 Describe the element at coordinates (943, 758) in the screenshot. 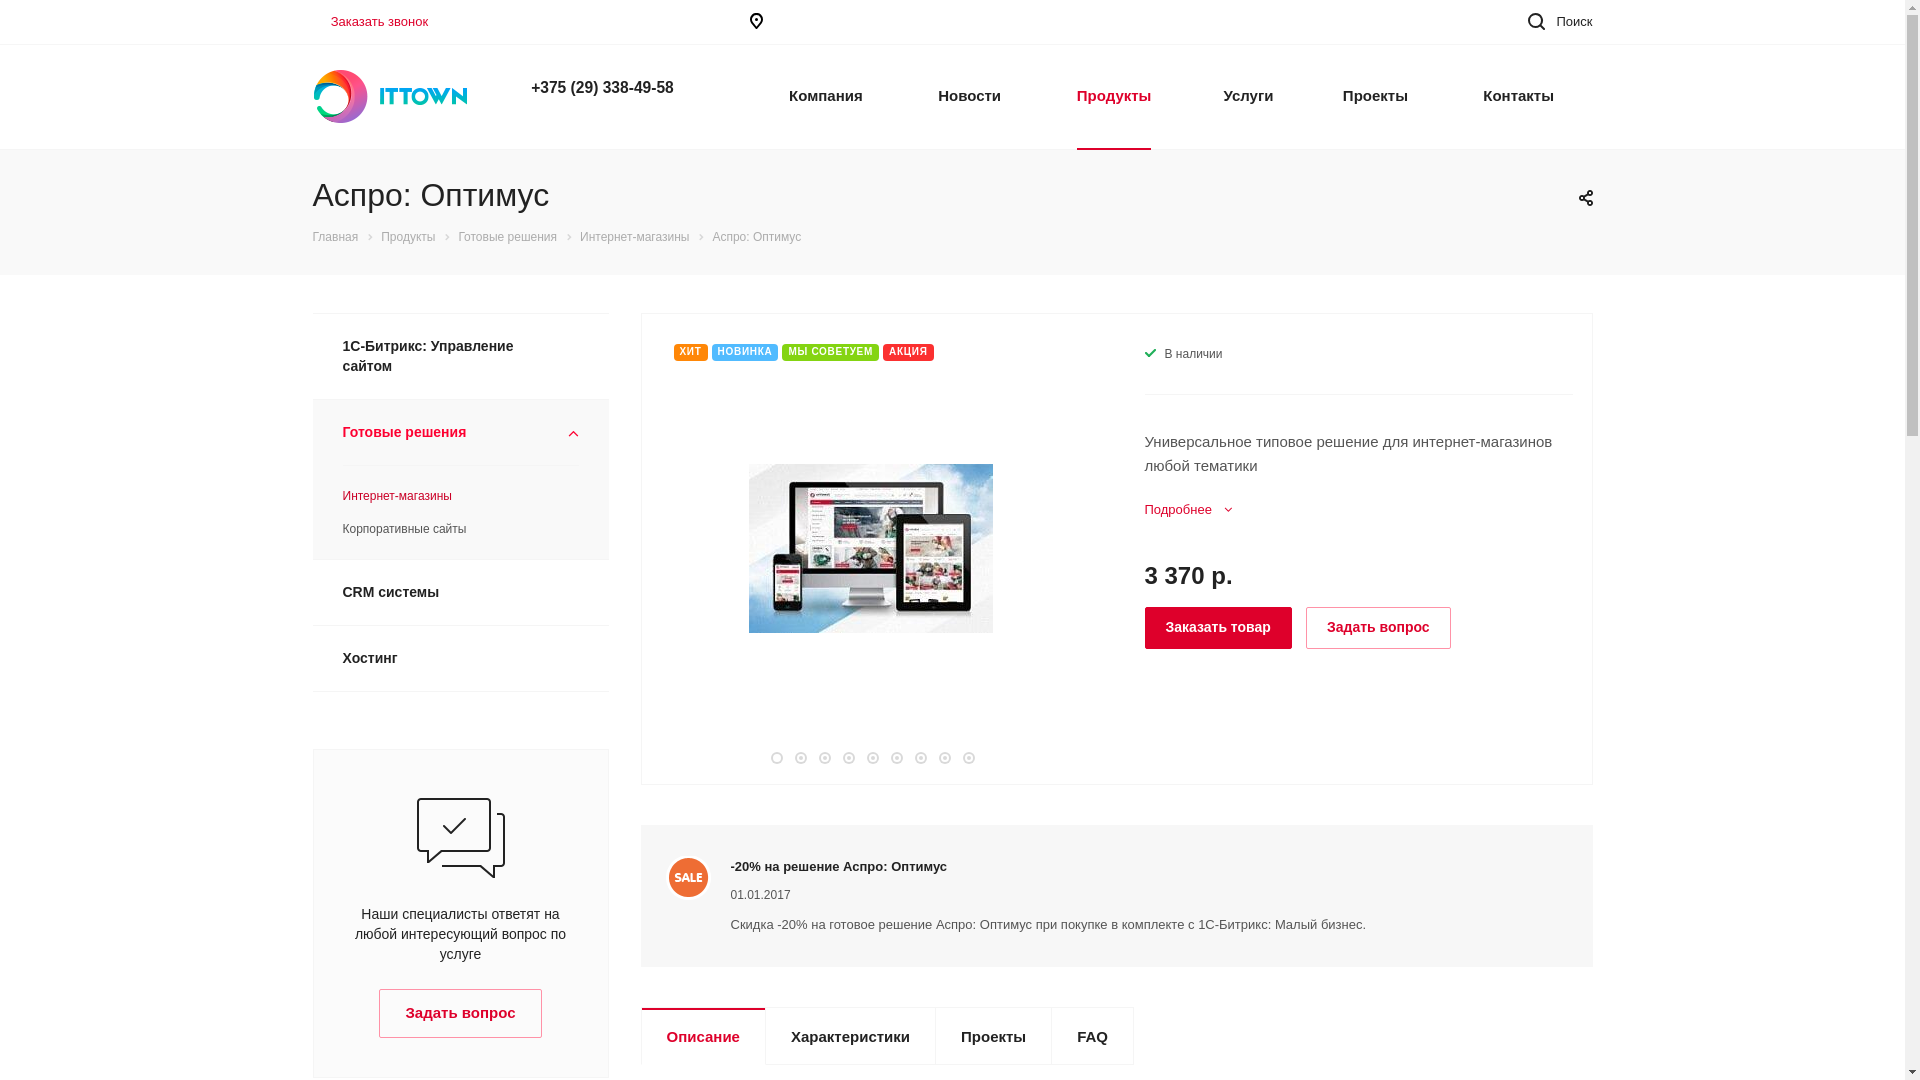

I see `'8'` at that location.